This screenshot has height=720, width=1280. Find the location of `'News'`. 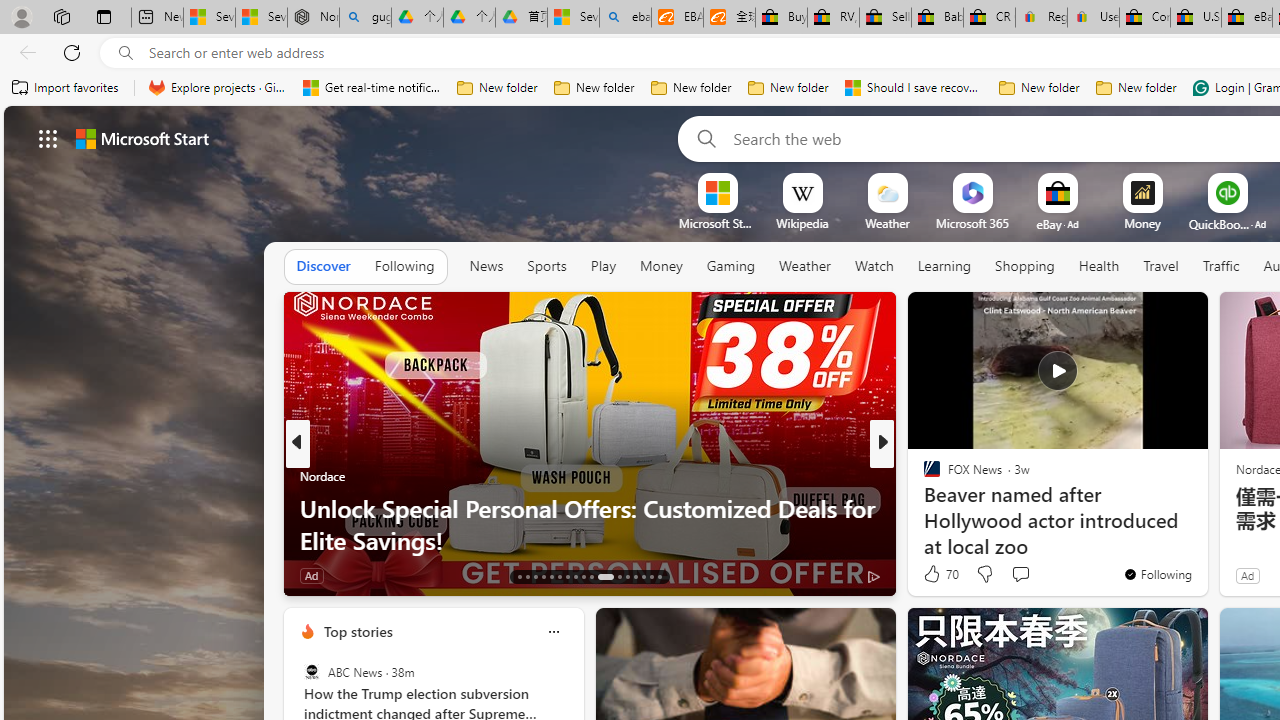

'News' is located at coordinates (486, 265).